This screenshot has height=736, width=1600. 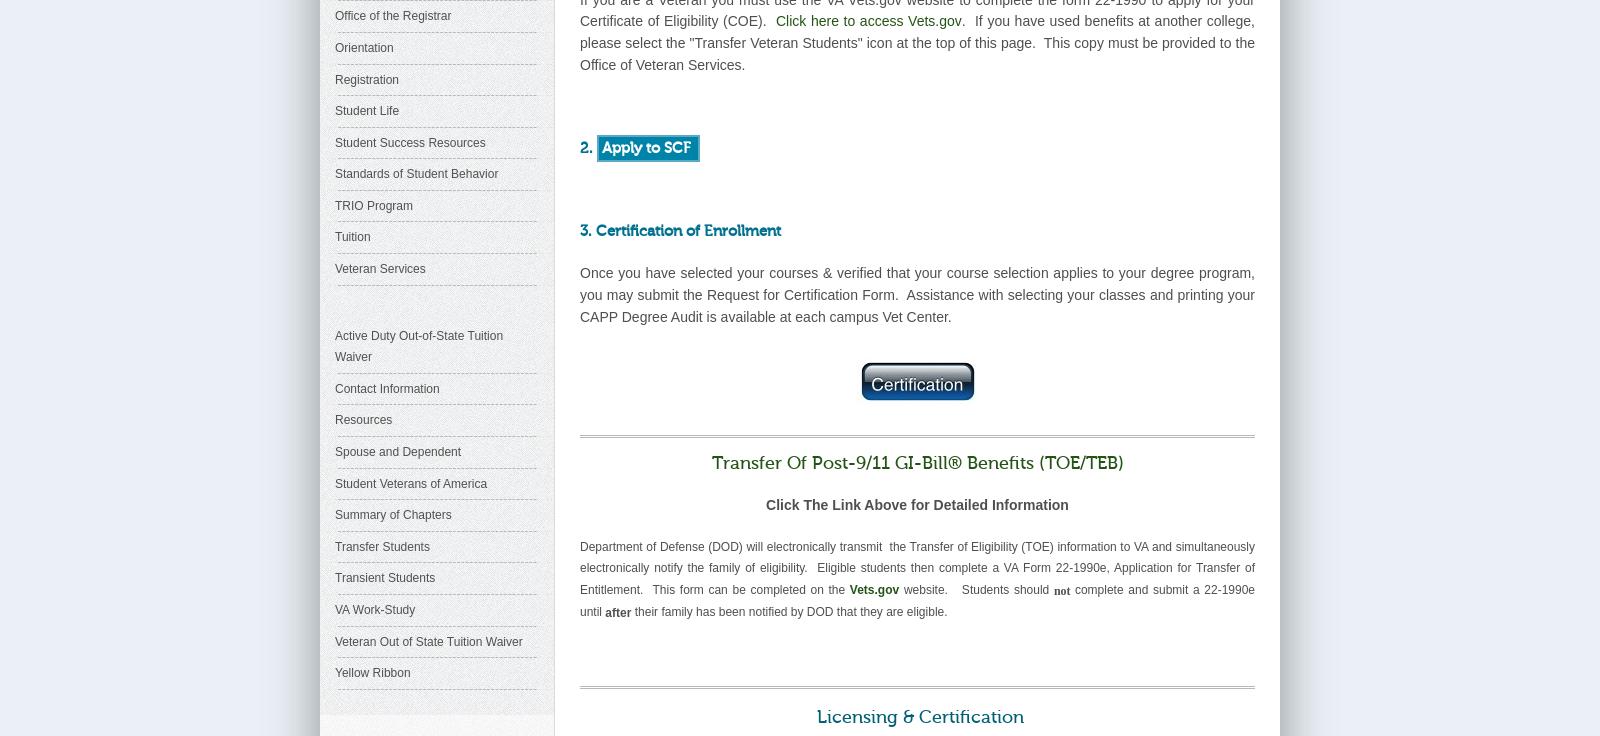 I want to click on 'Vets.gov', so click(x=873, y=588).